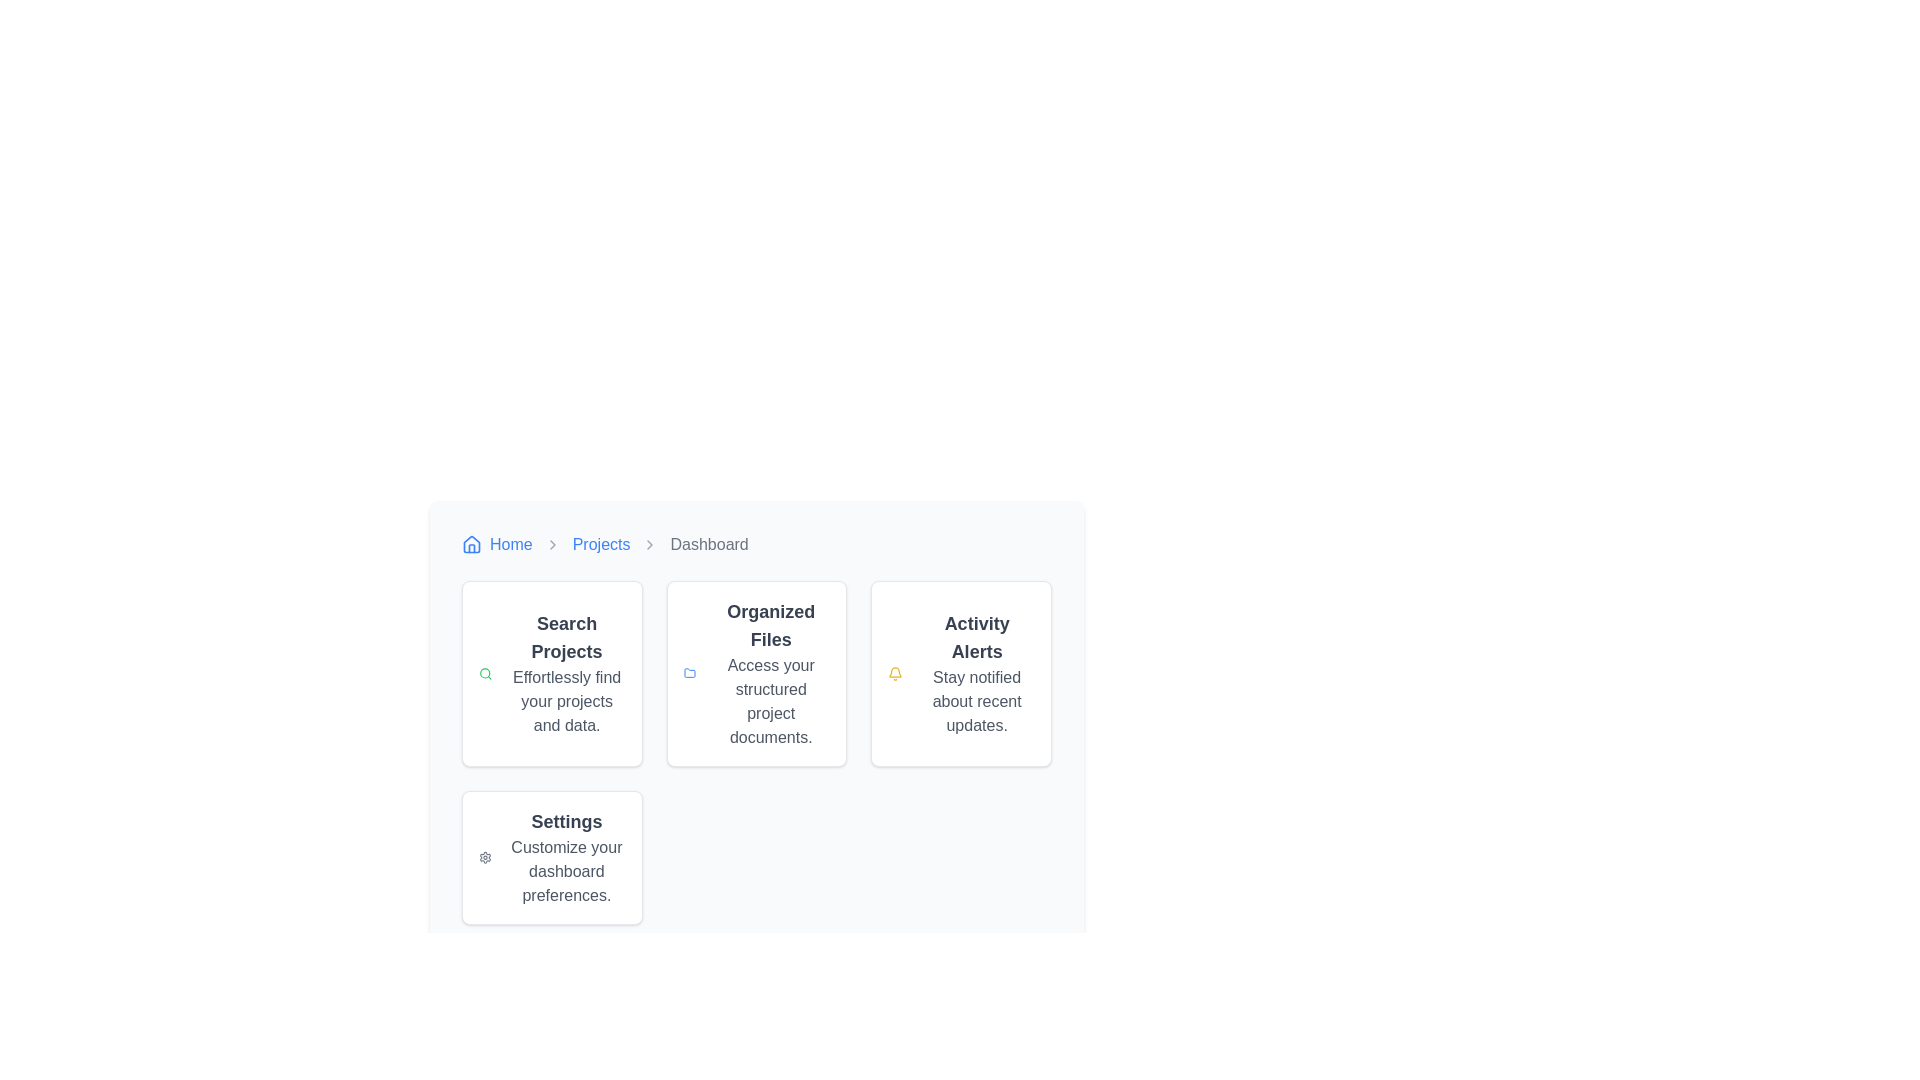 The image size is (1920, 1080). What do you see at coordinates (977, 637) in the screenshot?
I see `the 'Activity Alerts' text label, which is displayed in bold, dark gray font at the top center of a card in the third column of a horizontally aligned grid of cards, below the breadcrumb navigation` at bounding box center [977, 637].